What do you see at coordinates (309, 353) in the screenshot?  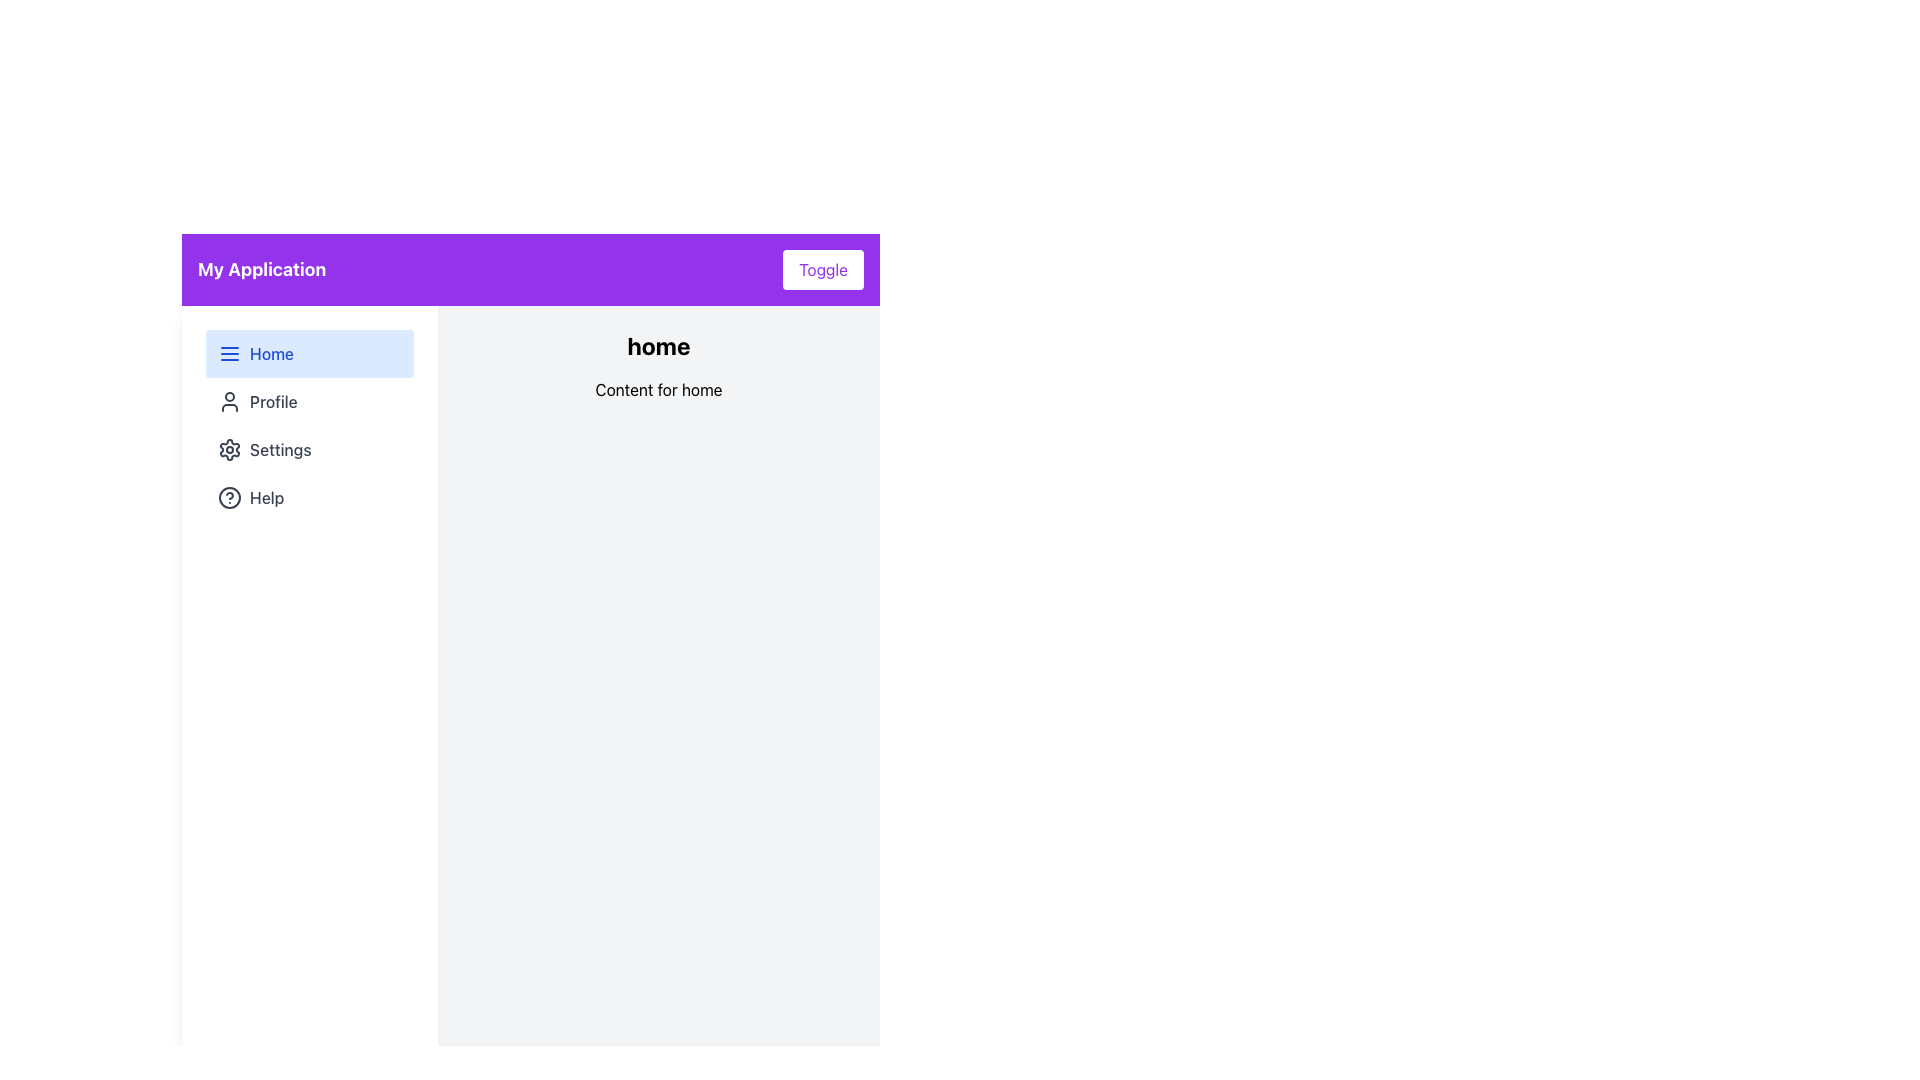 I see `the 'Home' button in the left sidebar` at bounding box center [309, 353].